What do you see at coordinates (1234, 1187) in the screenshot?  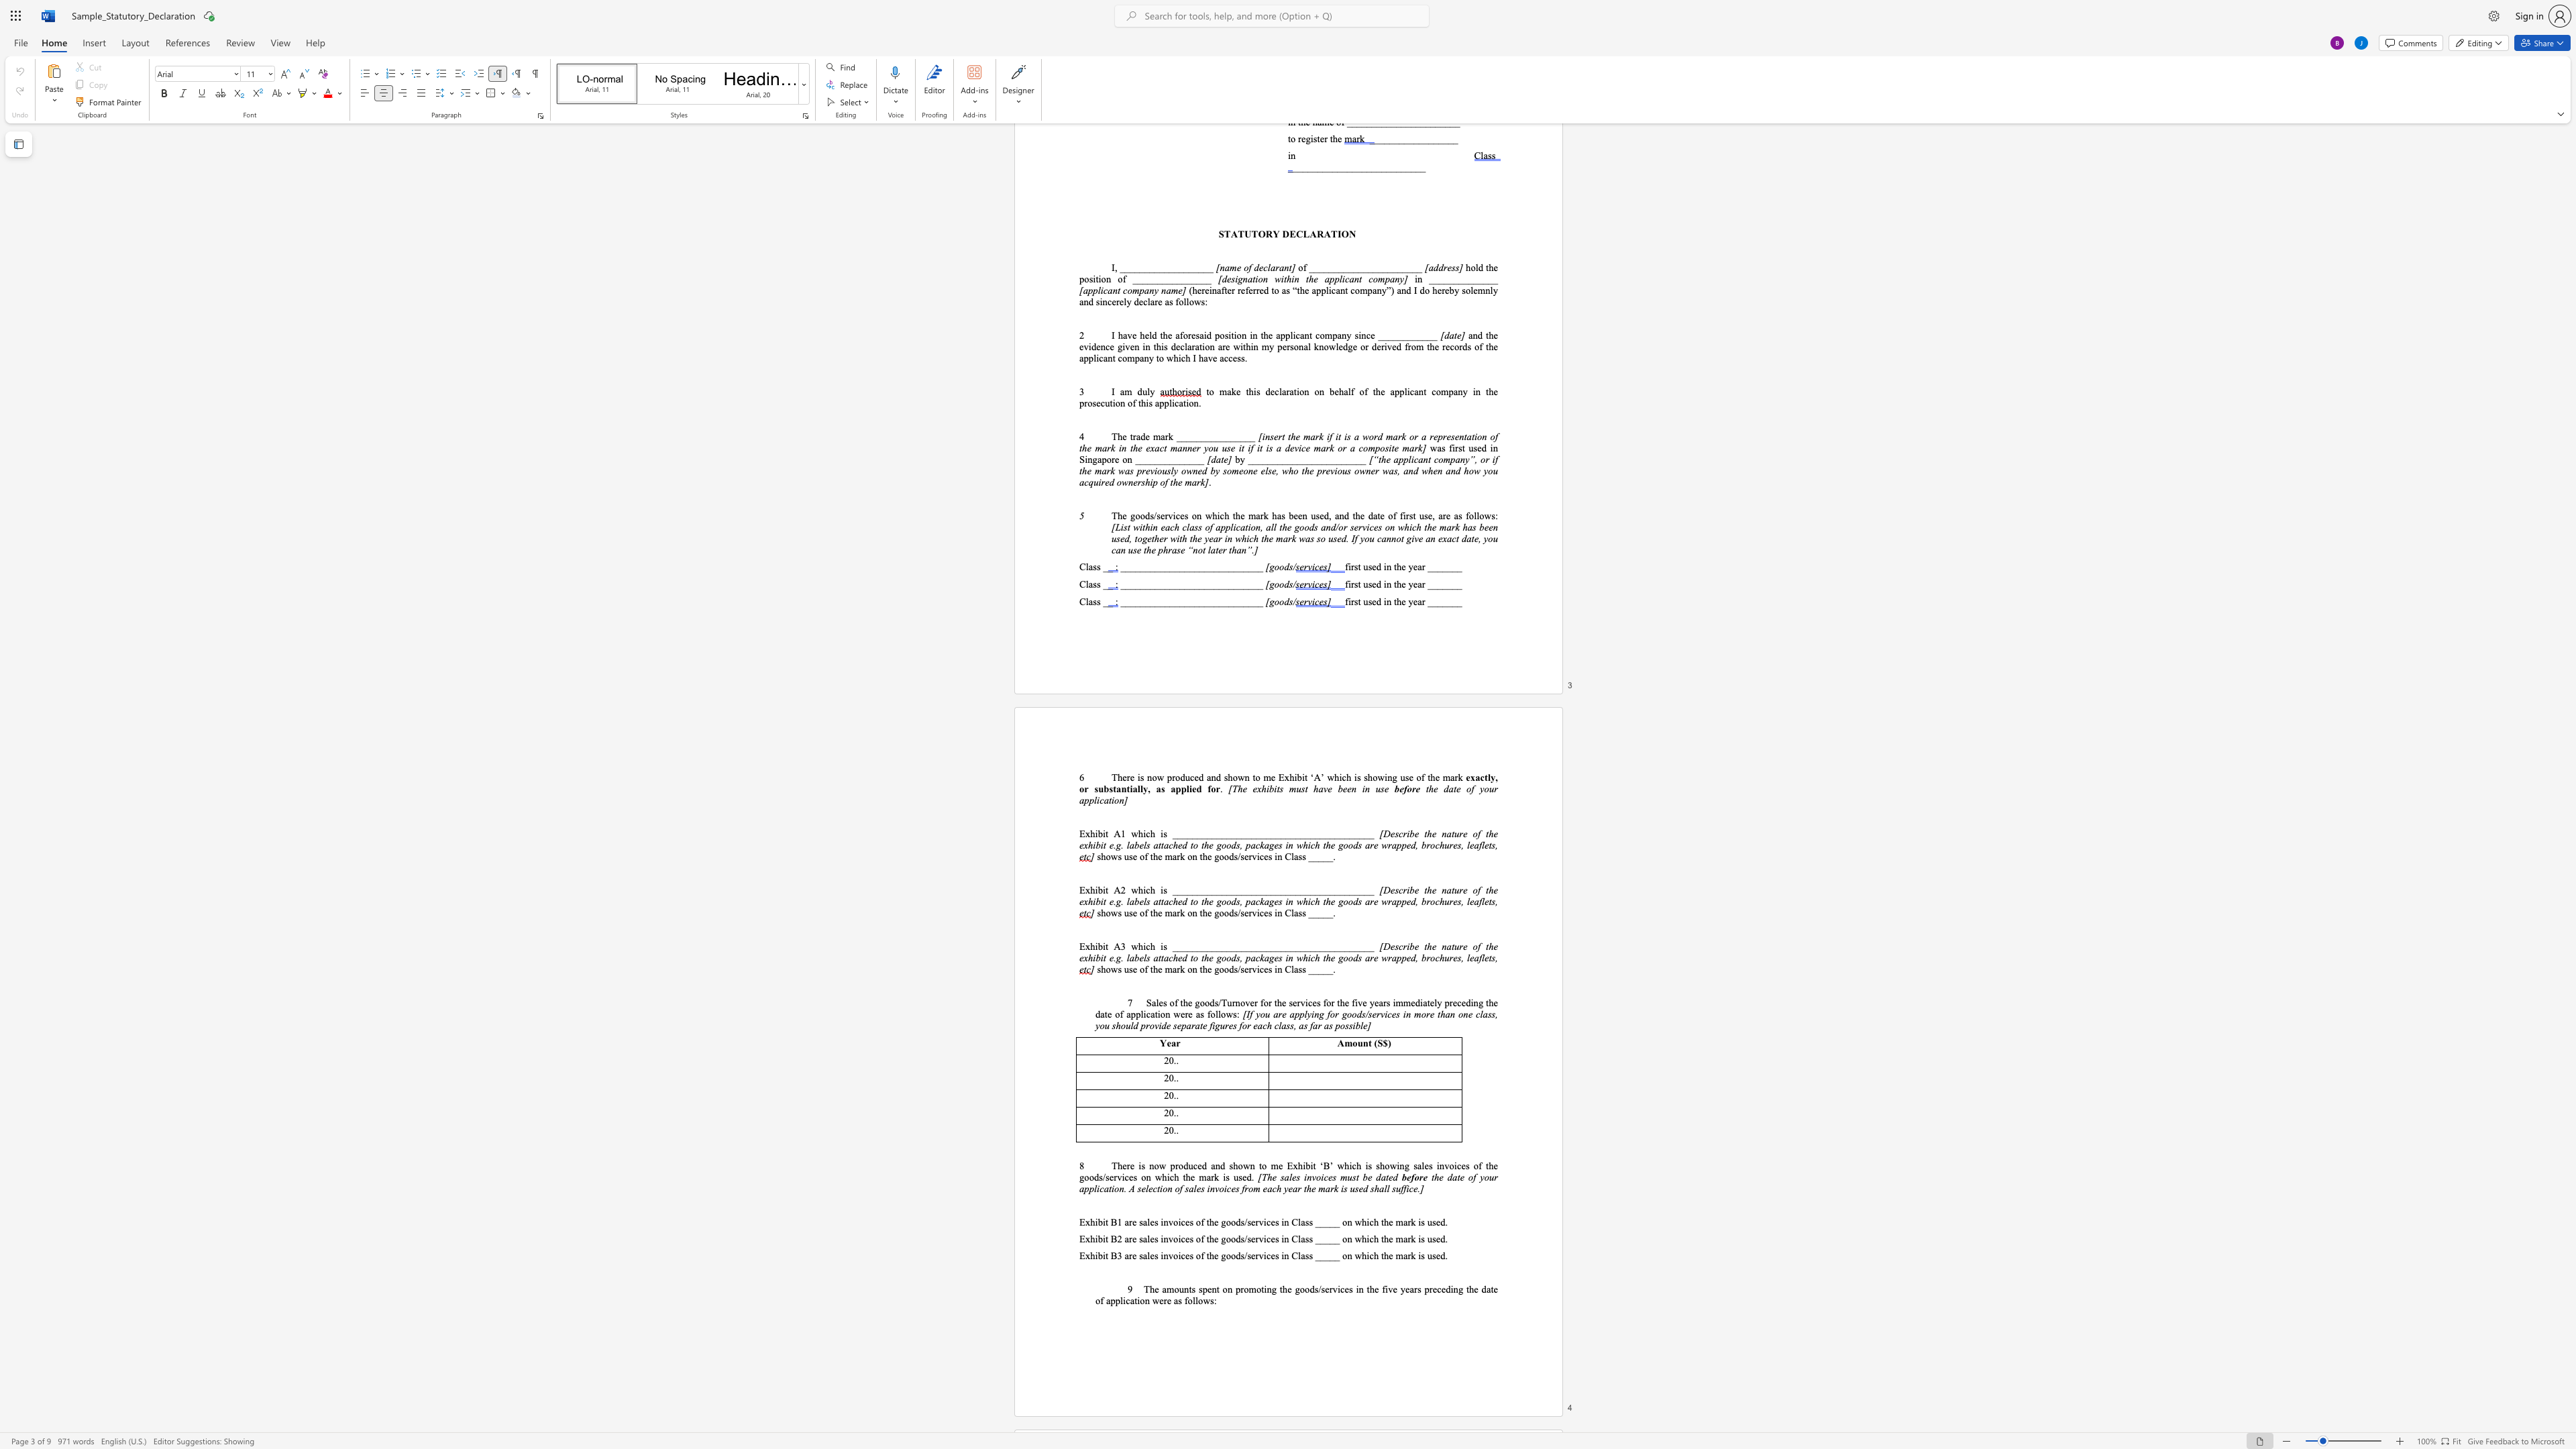 I see `the subset text "s from each year t" within the text "of sales invoices from each year the mark is used shall suffice.]"` at bounding box center [1234, 1187].